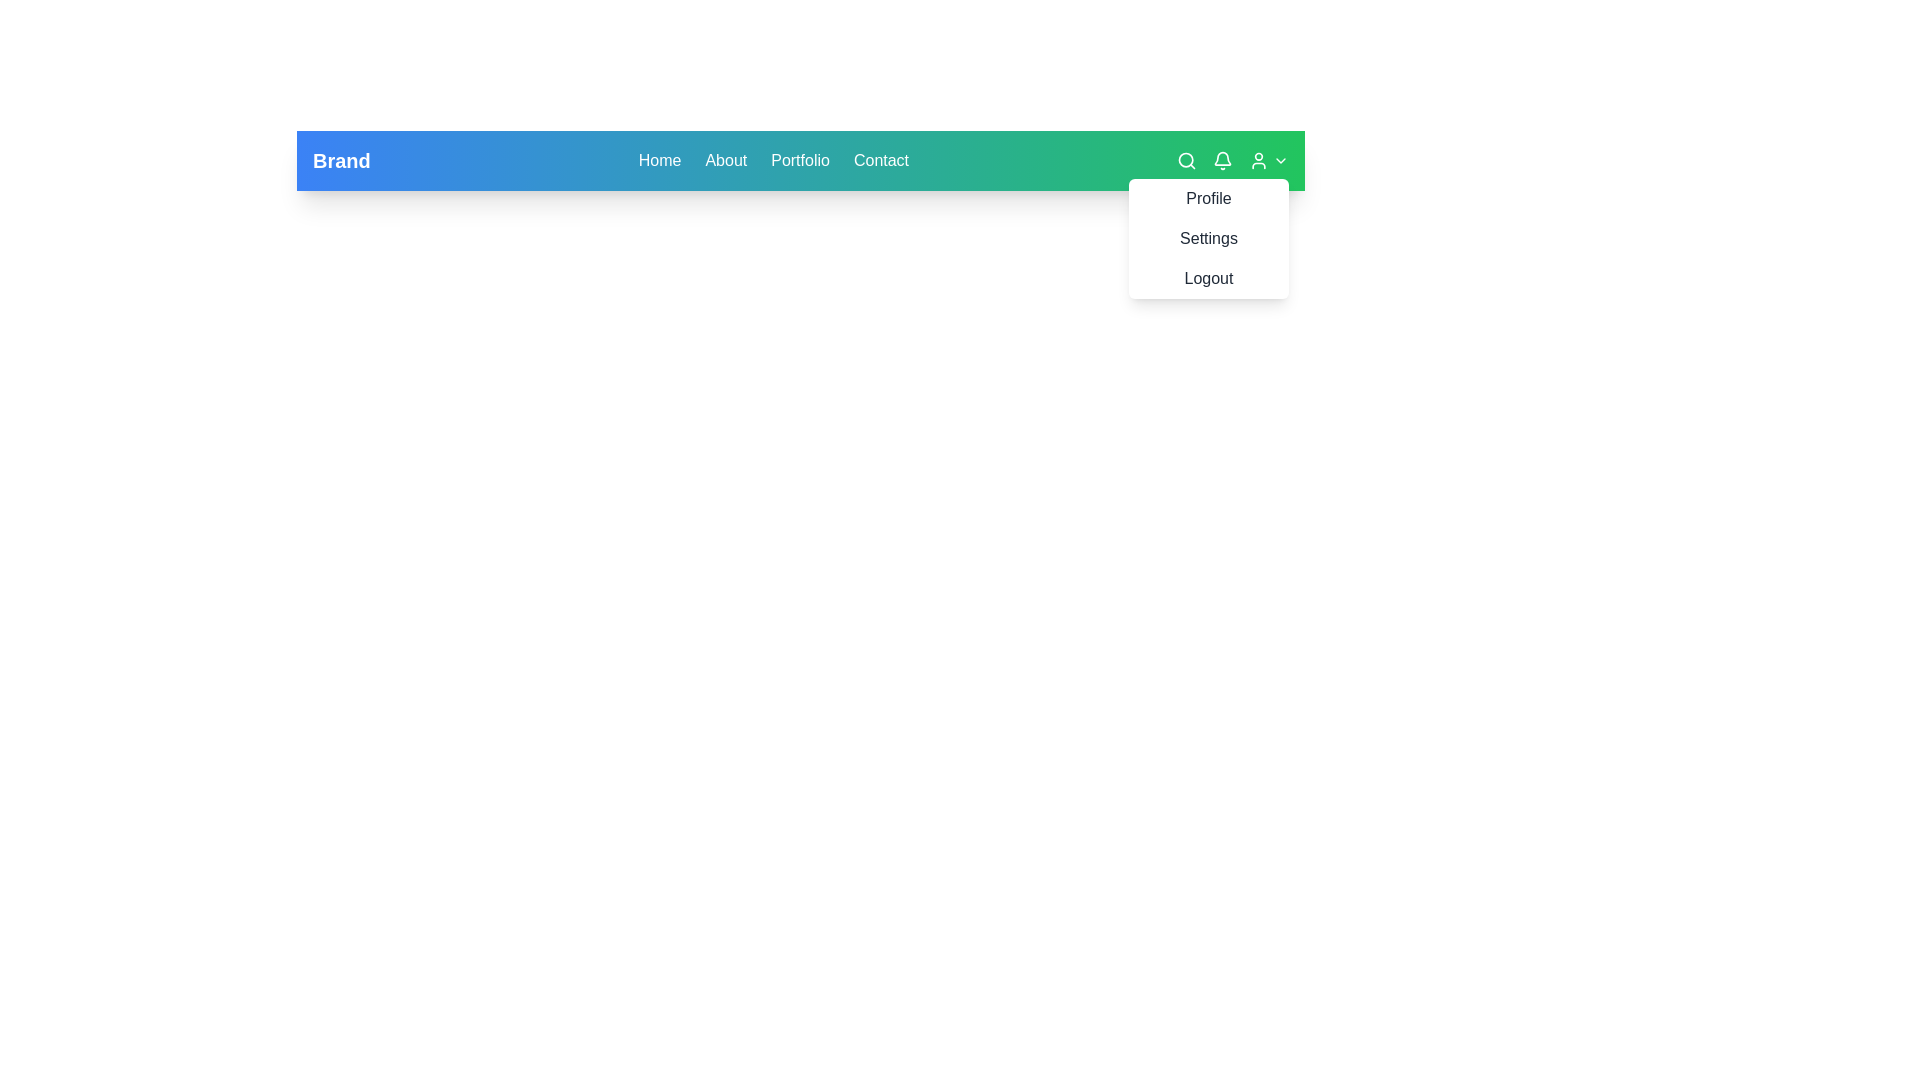 The height and width of the screenshot is (1080, 1920). What do you see at coordinates (1257, 160) in the screenshot?
I see `the user profile access icon` at bounding box center [1257, 160].